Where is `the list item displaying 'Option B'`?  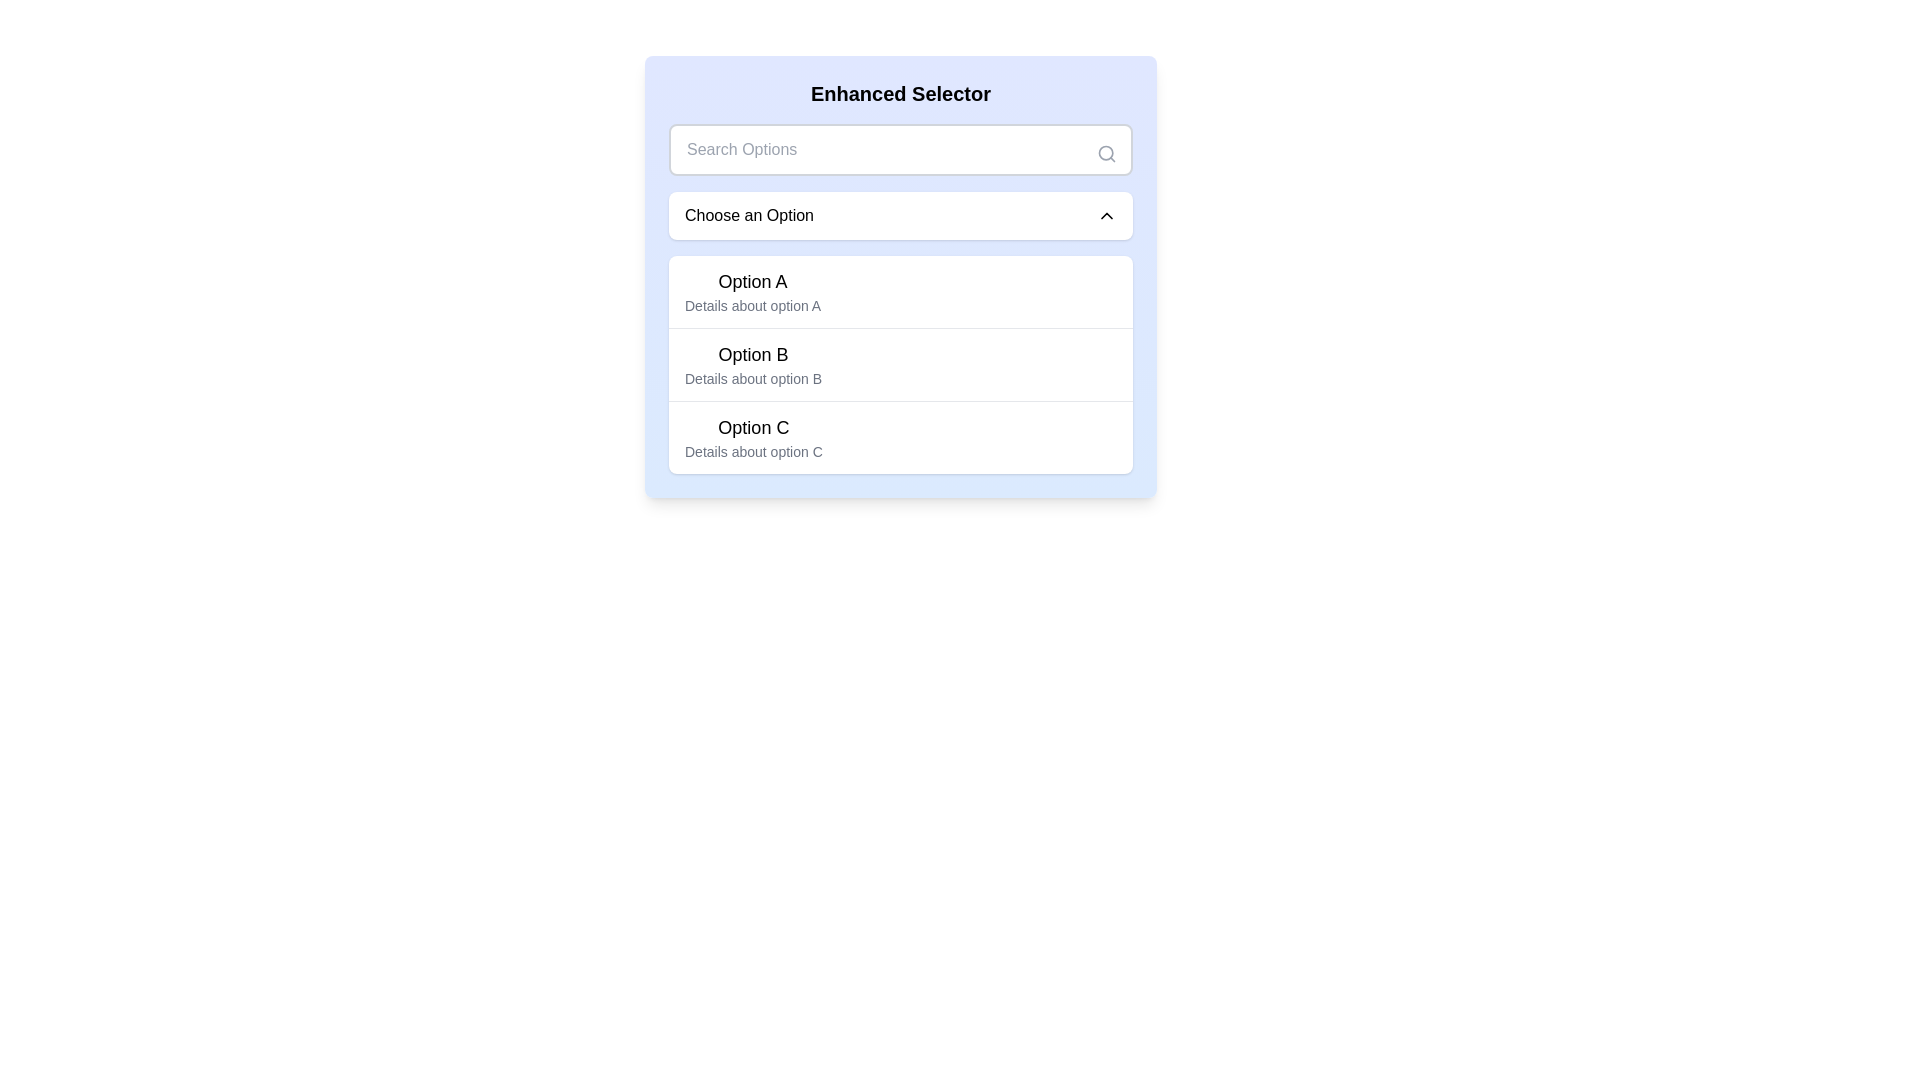 the list item displaying 'Option B' is located at coordinates (900, 364).